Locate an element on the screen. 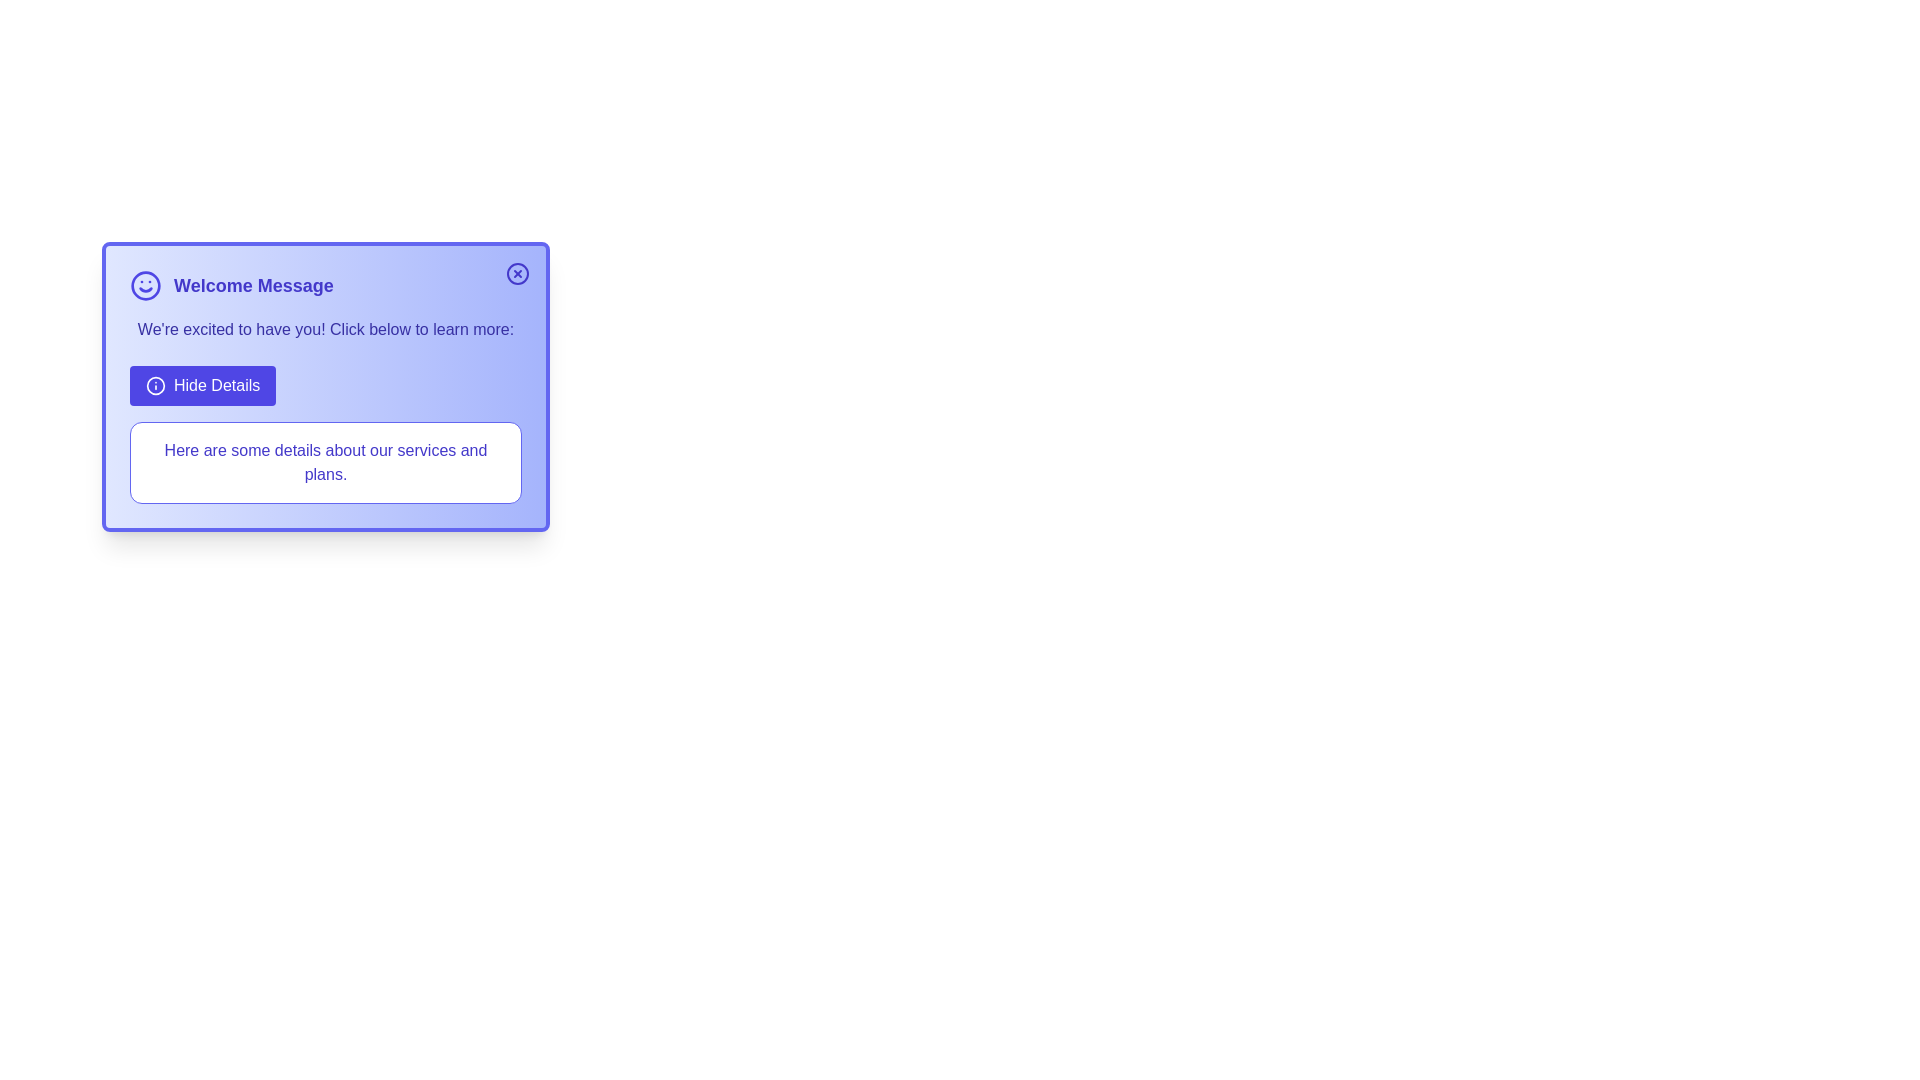  the 'Hide Details' button to toggle the visibility of the details section is located at coordinates (202, 385).